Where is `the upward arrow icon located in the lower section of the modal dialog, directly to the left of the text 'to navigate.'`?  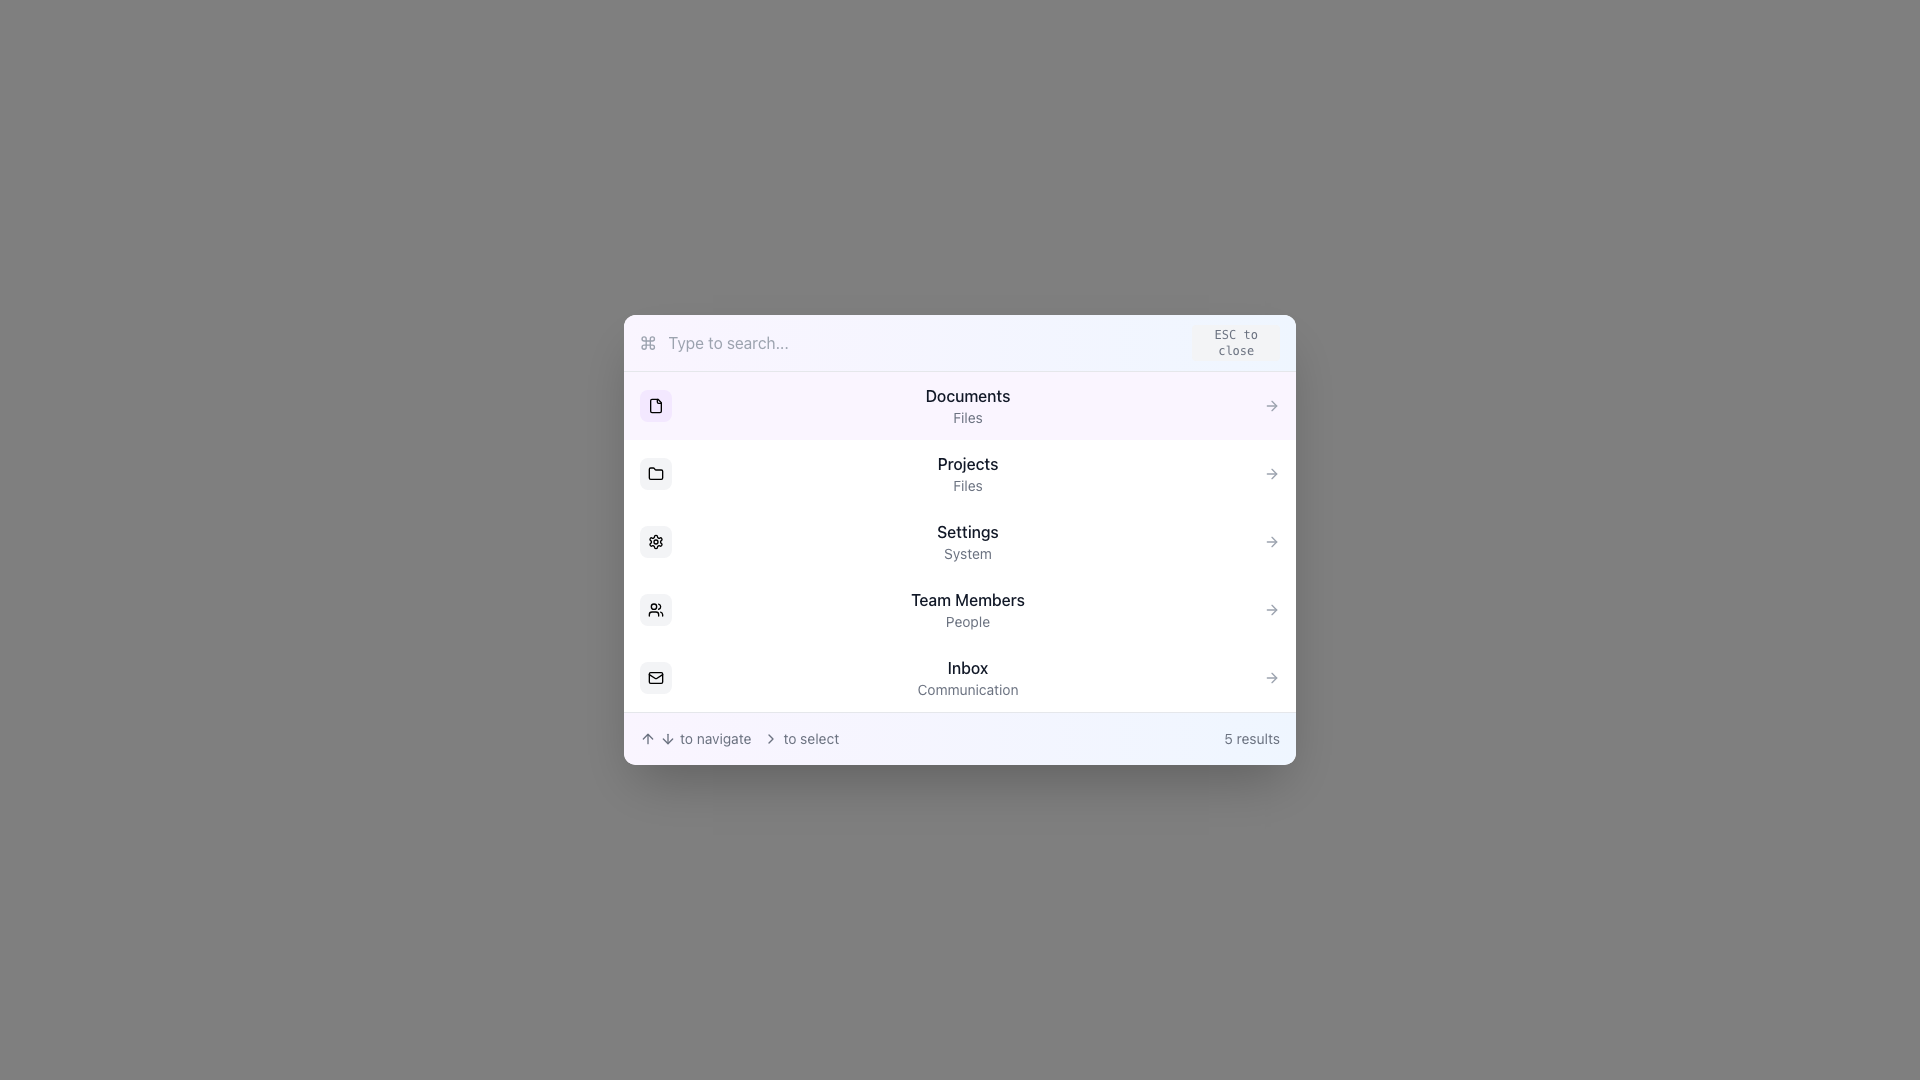 the upward arrow icon located in the lower section of the modal dialog, directly to the left of the text 'to navigate.' is located at coordinates (648, 739).